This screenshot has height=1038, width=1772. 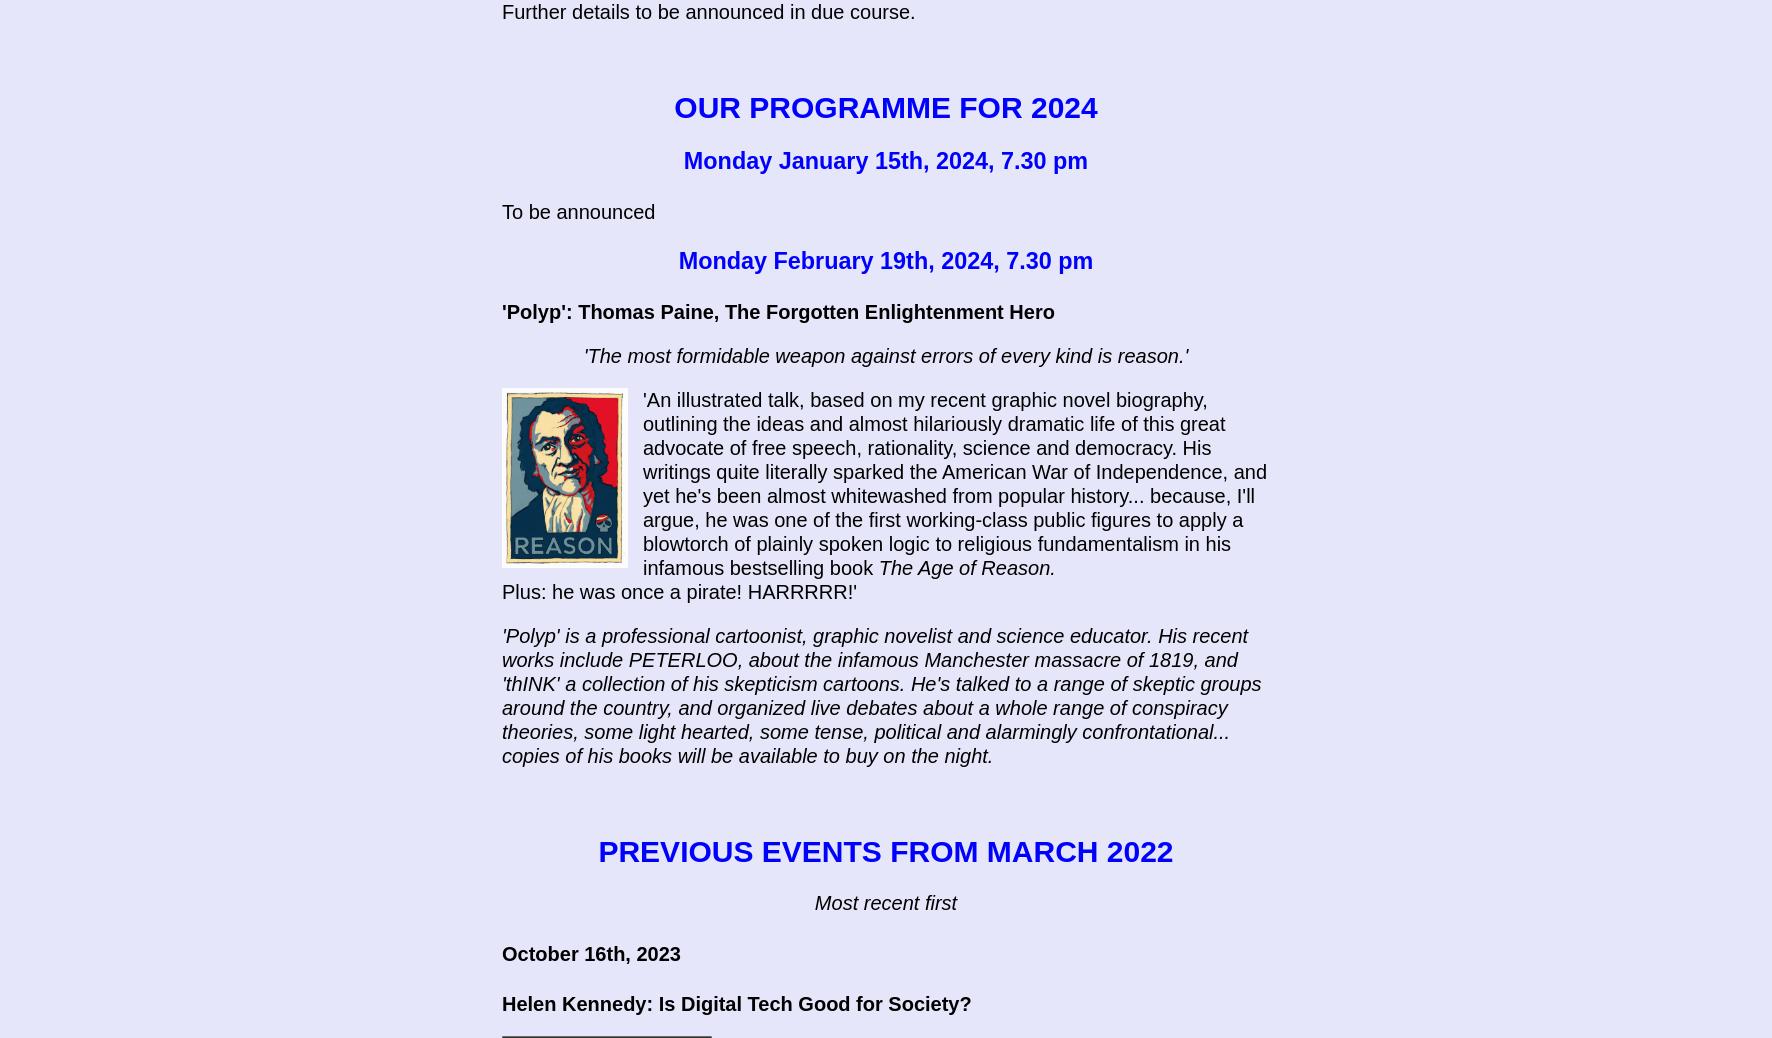 I want to click on ''The most formidable weapon against errors of every kind is reason.'', so click(x=885, y=356).